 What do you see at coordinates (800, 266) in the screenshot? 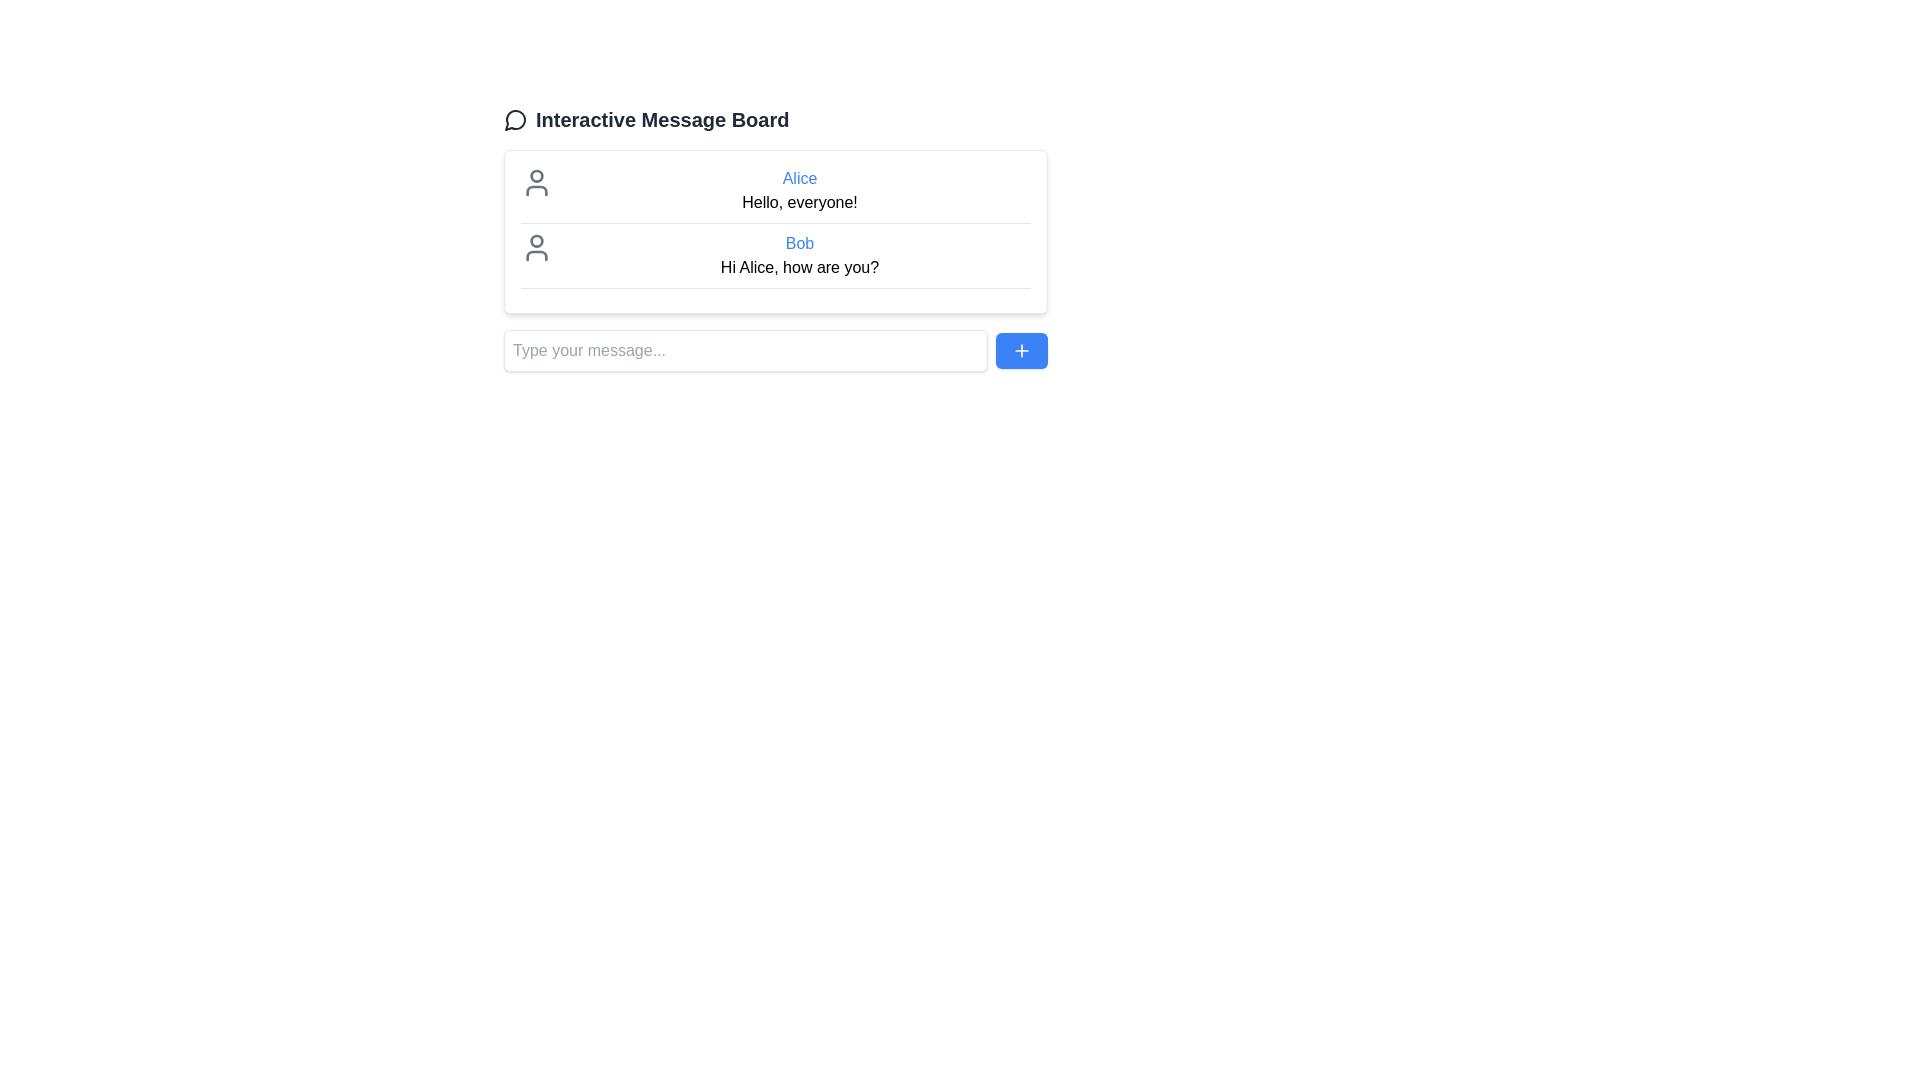
I see `the text display element that shows a message in the chat application, positioned below the username 'Bob', horizontally centered and vertically aligned in the middle of the chat interface` at bounding box center [800, 266].